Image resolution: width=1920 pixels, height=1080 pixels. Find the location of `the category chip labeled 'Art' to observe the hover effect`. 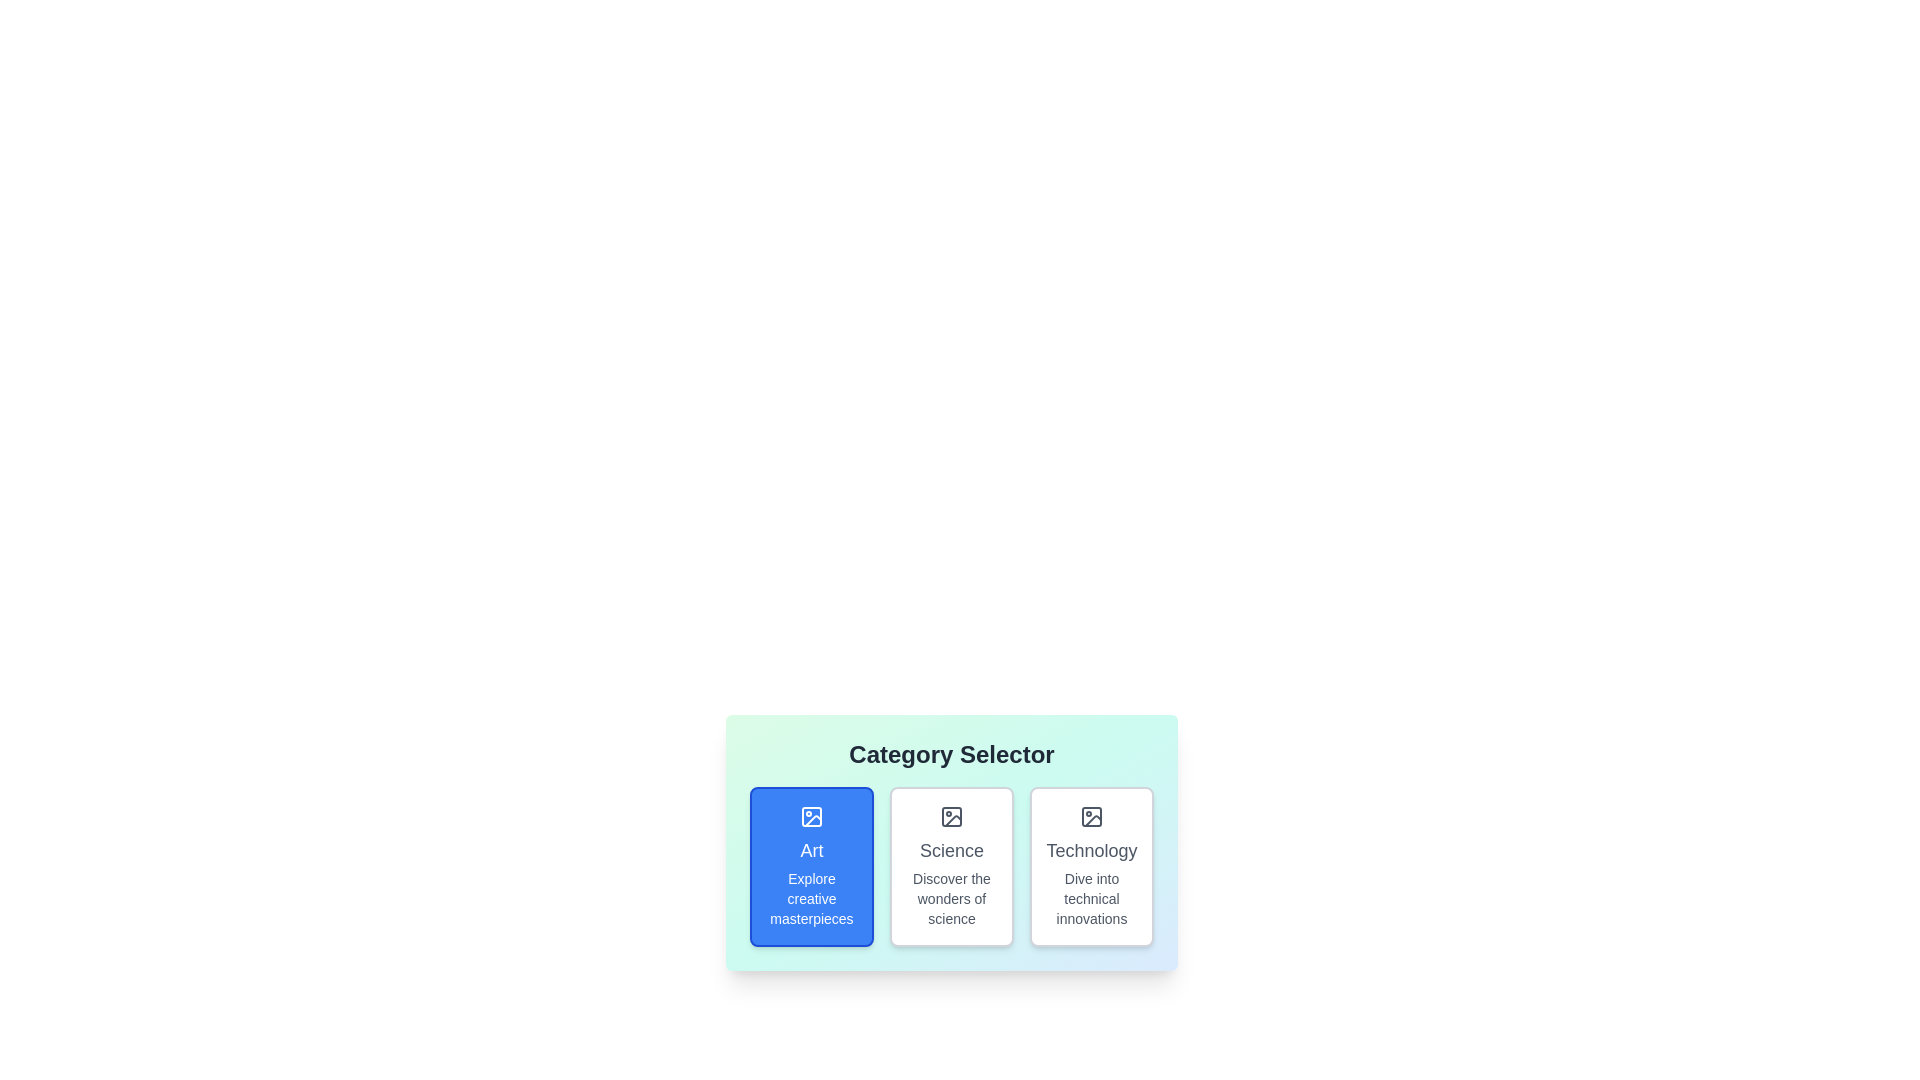

the category chip labeled 'Art' to observe the hover effect is located at coordinates (811, 866).